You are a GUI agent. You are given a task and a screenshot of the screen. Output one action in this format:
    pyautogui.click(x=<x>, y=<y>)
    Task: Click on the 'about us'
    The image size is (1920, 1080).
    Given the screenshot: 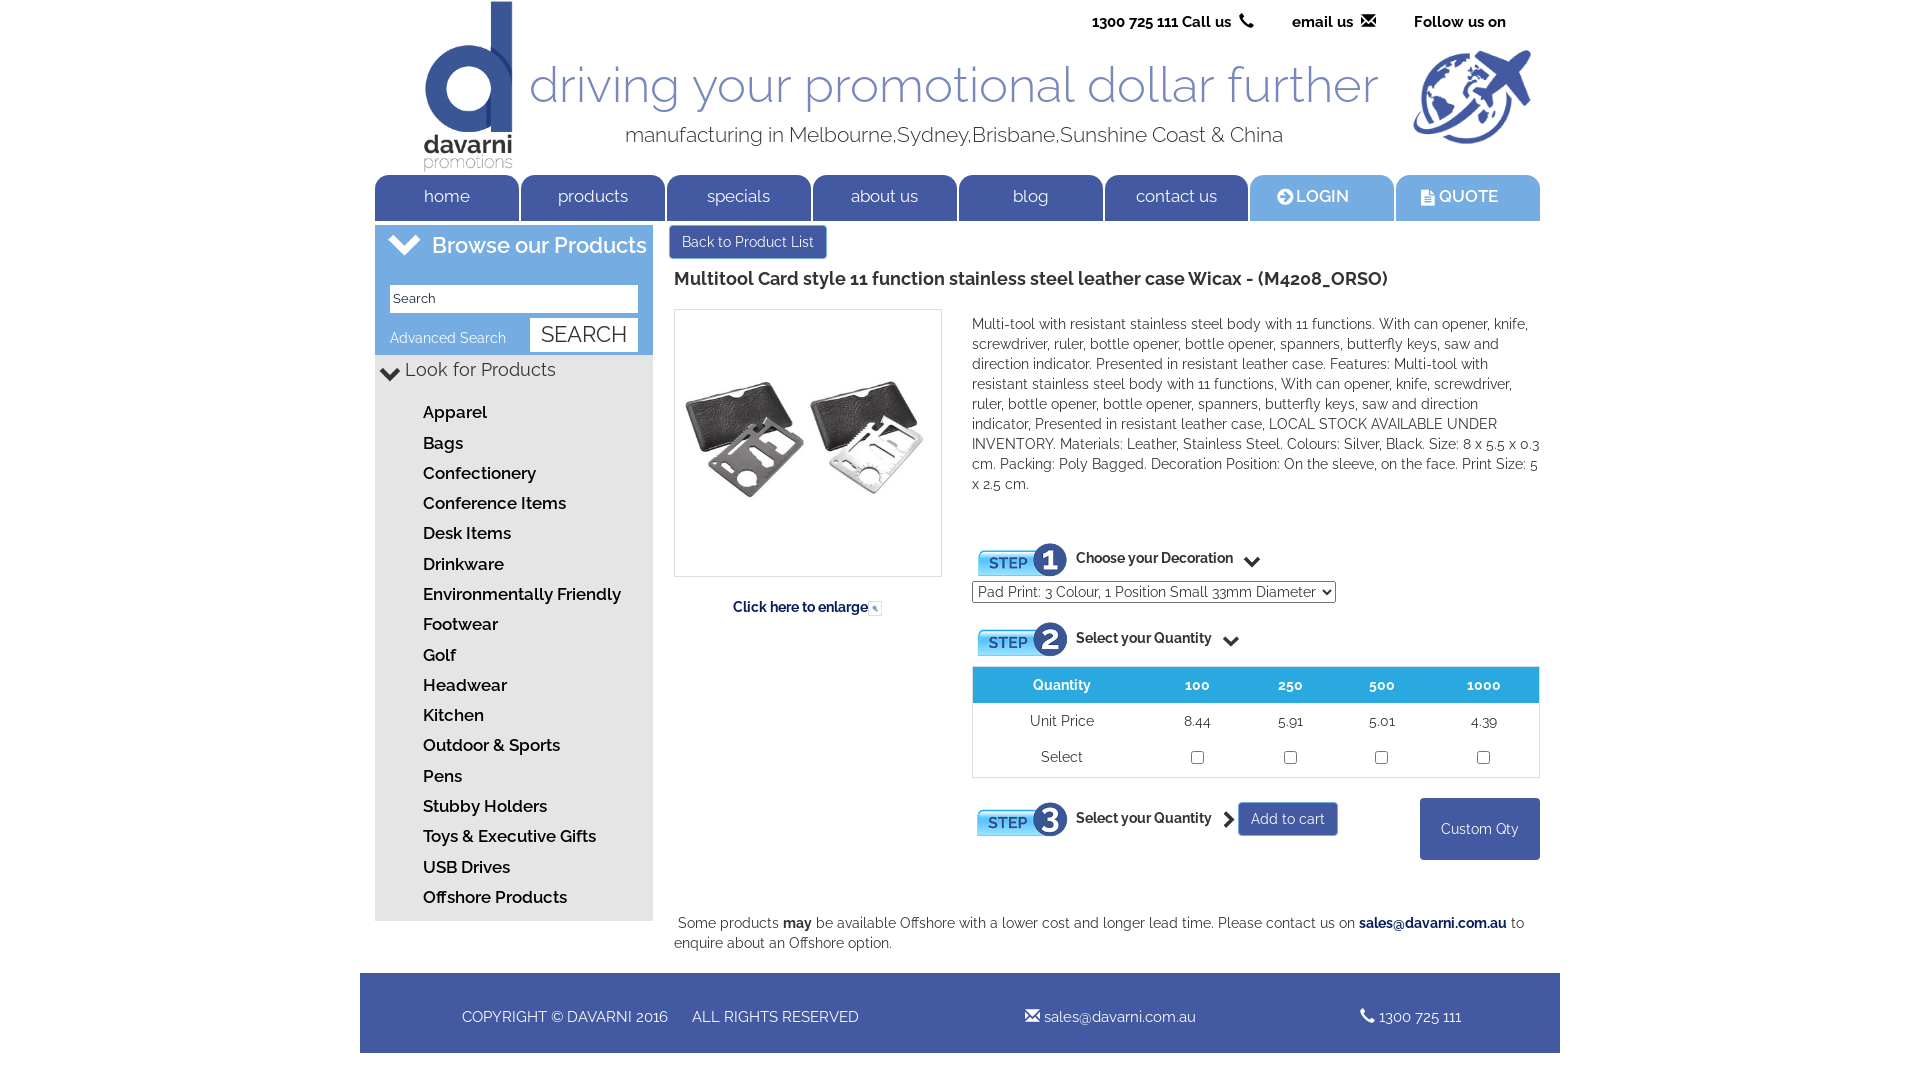 What is the action you would take?
    pyautogui.click(x=883, y=197)
    